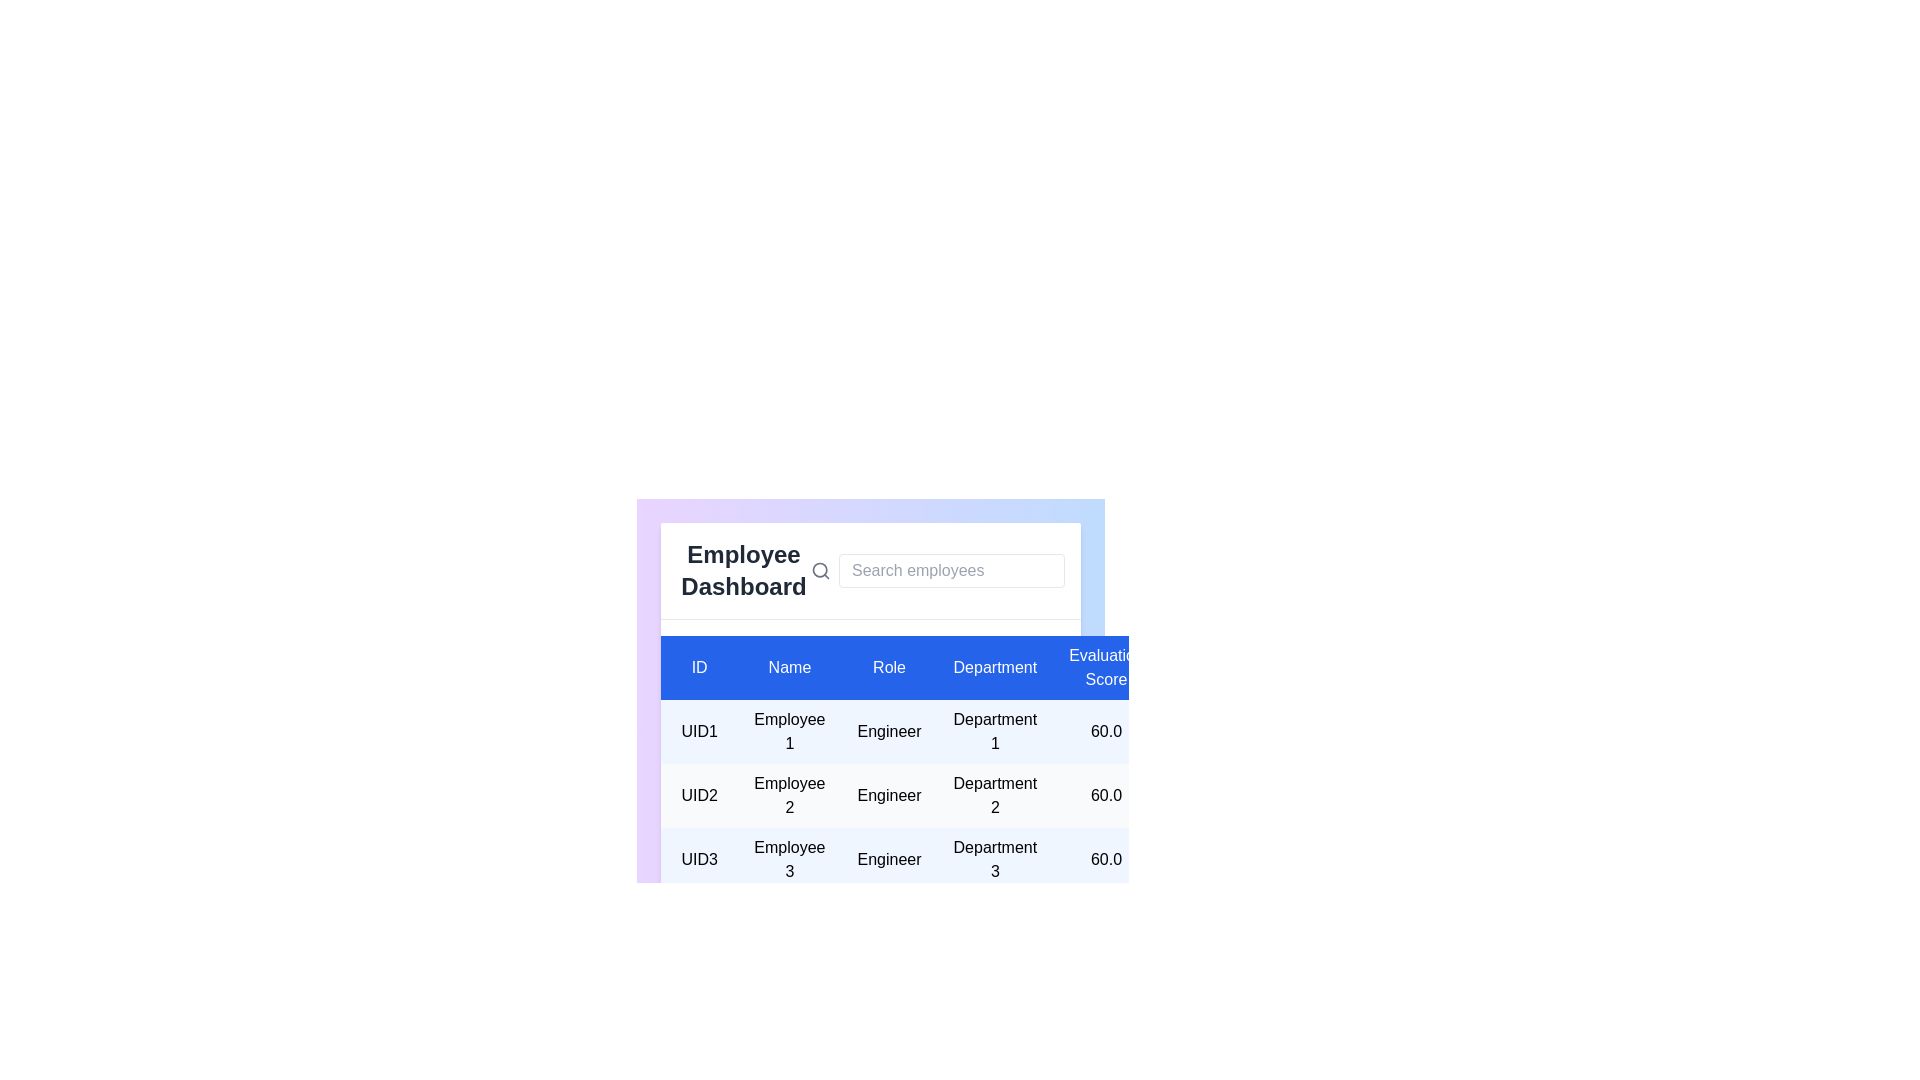 This screenshot has width=1920, height=1080. What do you see at coordinates (699, 667) in the screenshot?
I see `the table header labeled 'ID' to highlight the respective column` at bounding box center [699, 667].